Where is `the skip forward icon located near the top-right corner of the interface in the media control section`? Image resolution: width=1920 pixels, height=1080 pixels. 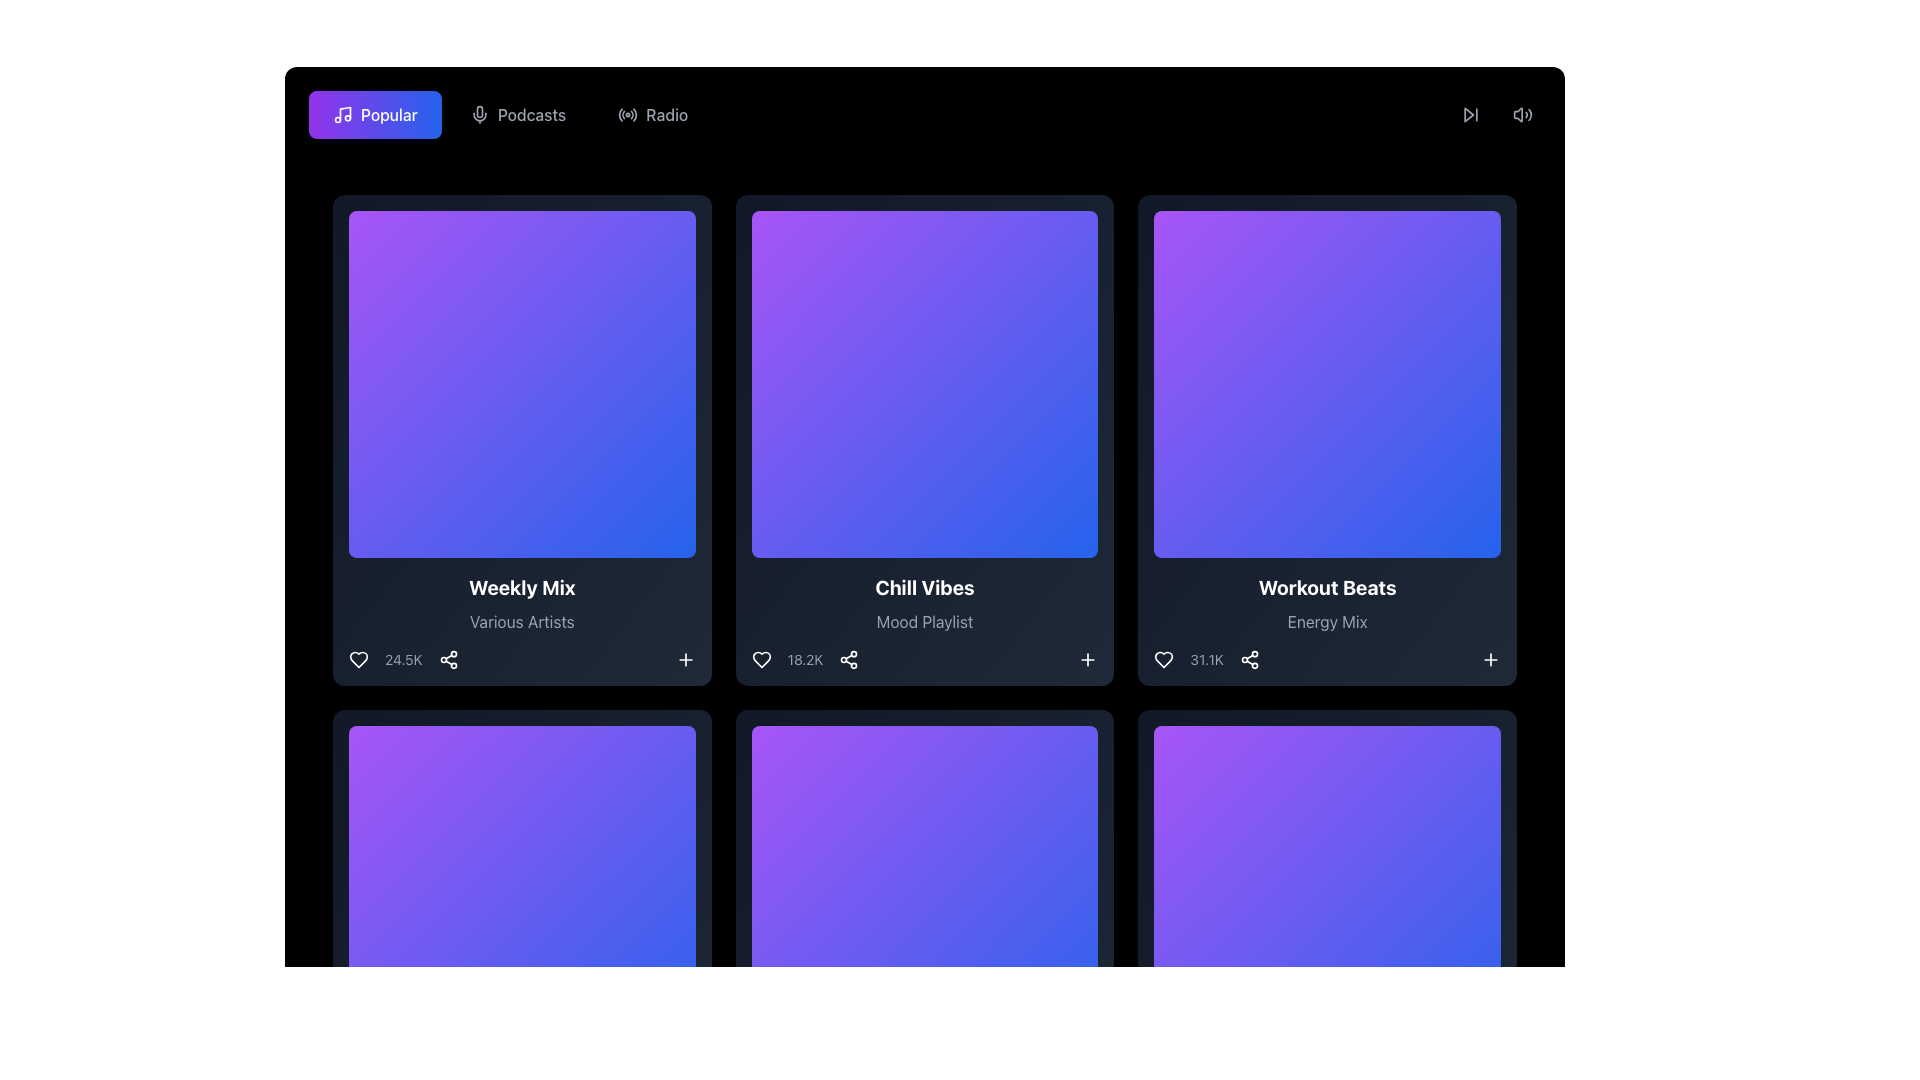
the skip forward icon located near the top-right corner of the interface in the media control section is located at coordinates (1468, 115).